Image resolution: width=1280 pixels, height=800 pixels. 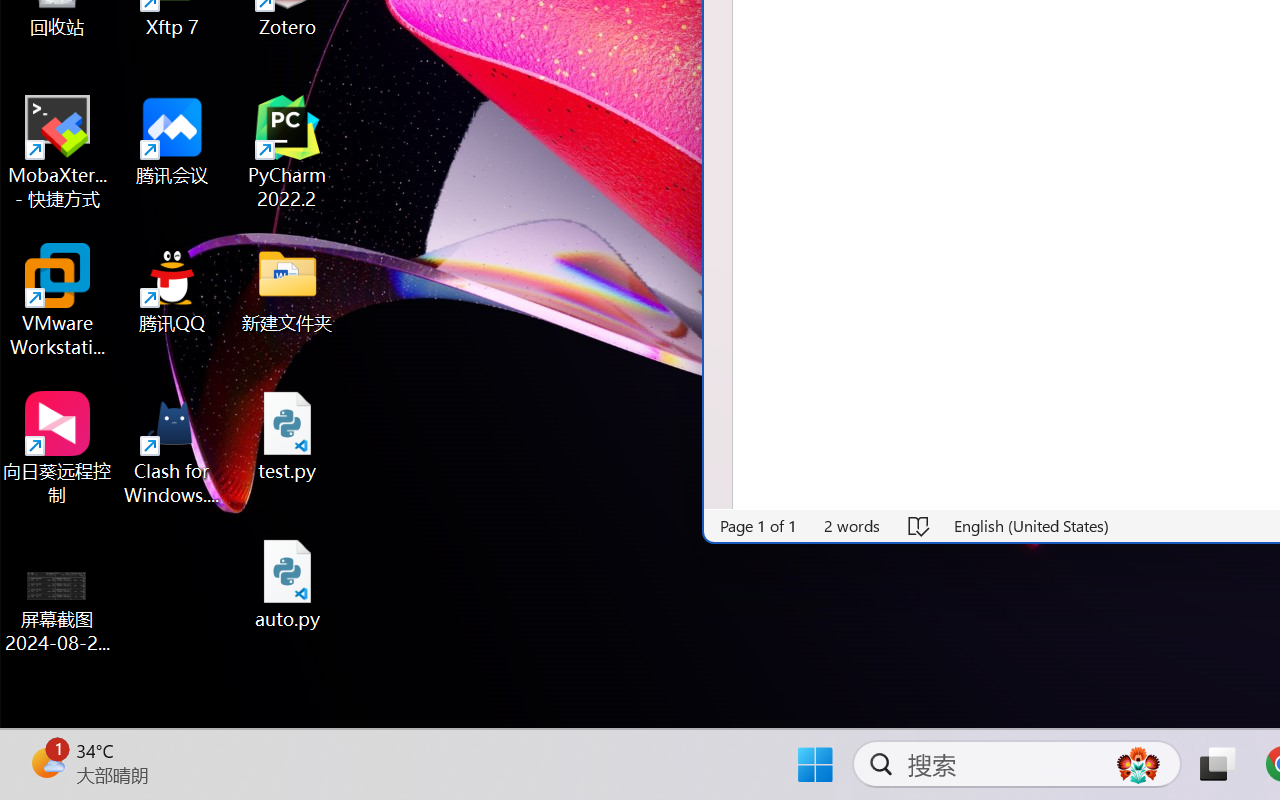 I want to click on 'VMware Workstation Pro', so click(x=57, y=300).